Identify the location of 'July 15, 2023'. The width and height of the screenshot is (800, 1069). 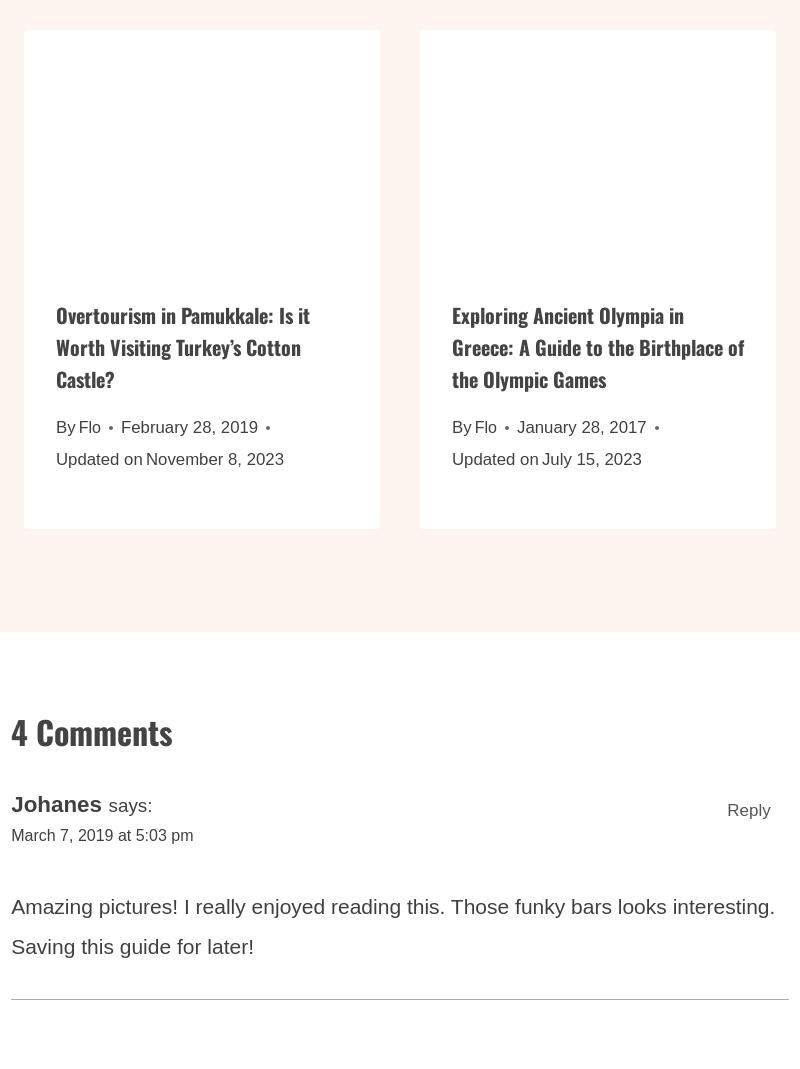
(590, 470).